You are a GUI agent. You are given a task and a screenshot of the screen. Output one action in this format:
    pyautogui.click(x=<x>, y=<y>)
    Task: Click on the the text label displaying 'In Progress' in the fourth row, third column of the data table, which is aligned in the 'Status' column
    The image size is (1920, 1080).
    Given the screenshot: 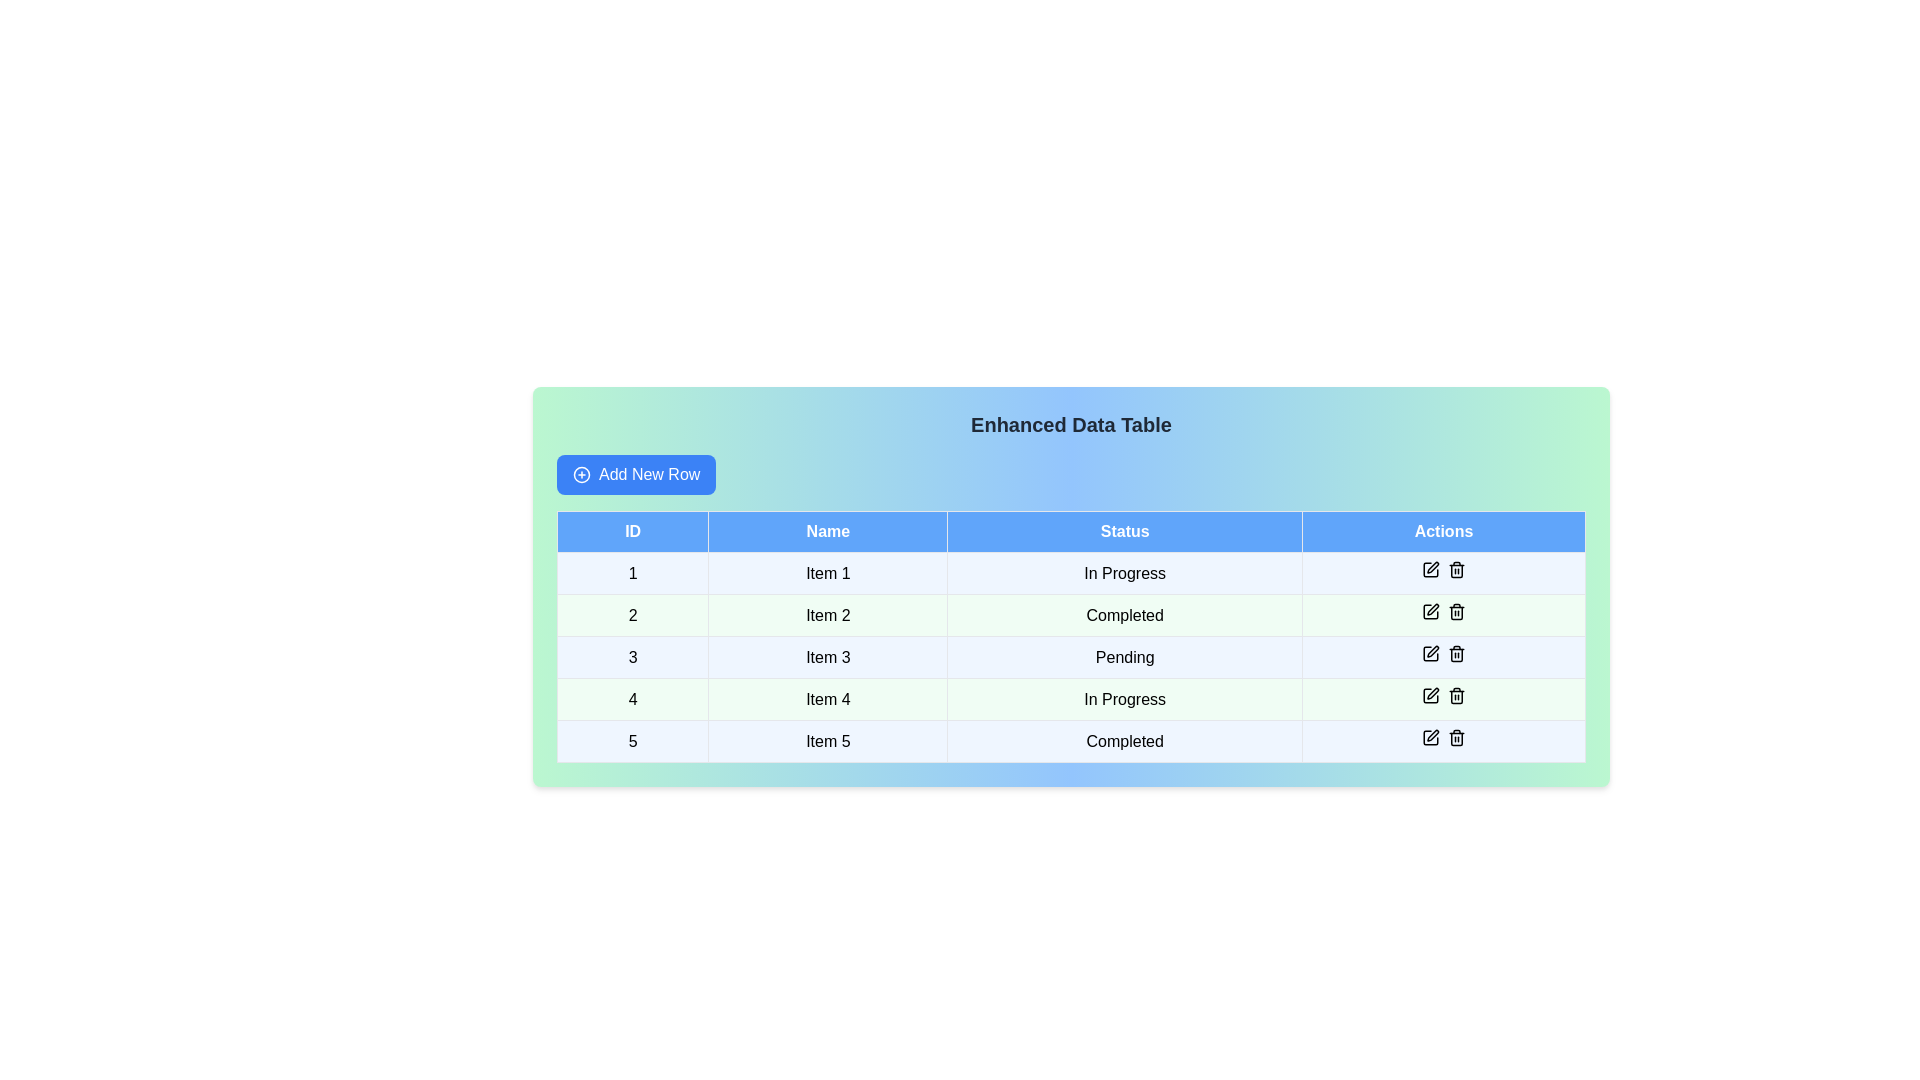 What is the action you would take?
    pyautogui.click(x=1125, y=698)
    